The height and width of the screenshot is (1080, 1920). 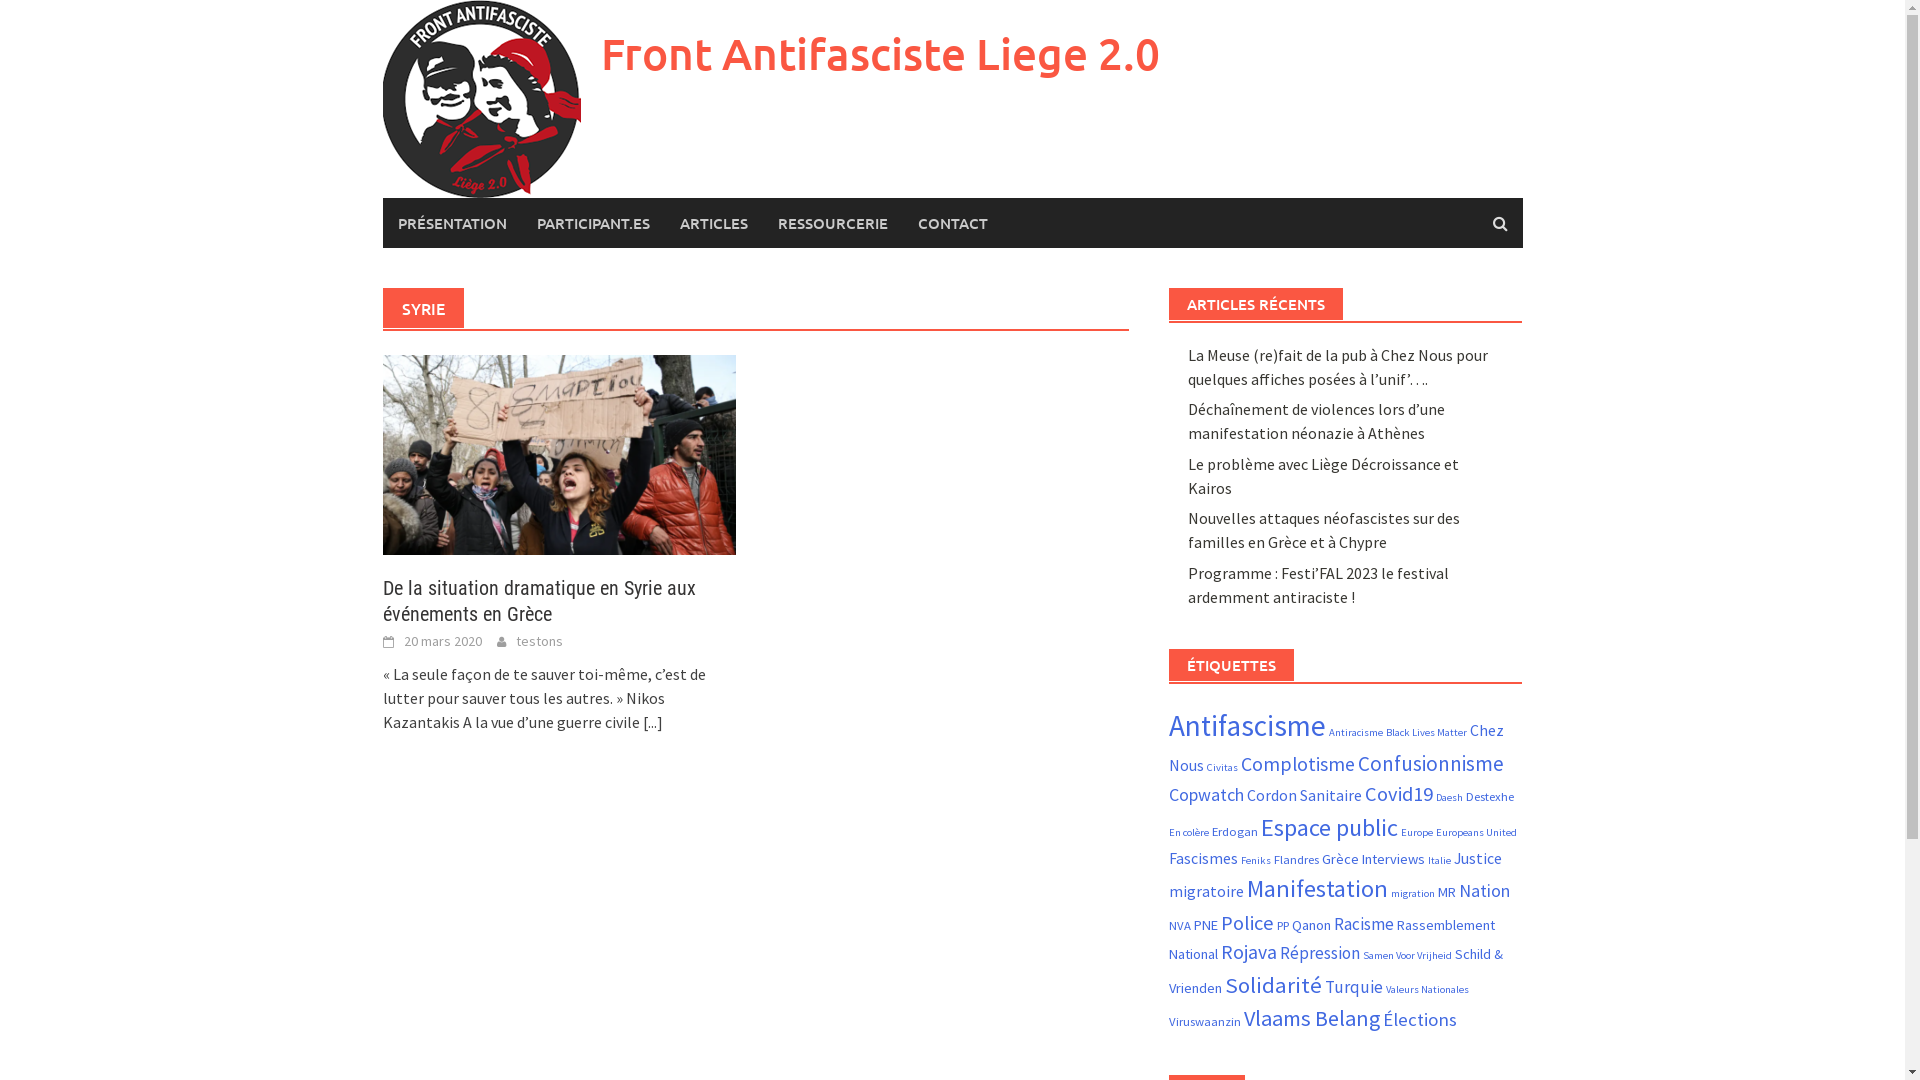 What do you see at coordinates (441, 640) in the screenshot?
I see `'20 mars 2020'` at bounding box center [441, 640].